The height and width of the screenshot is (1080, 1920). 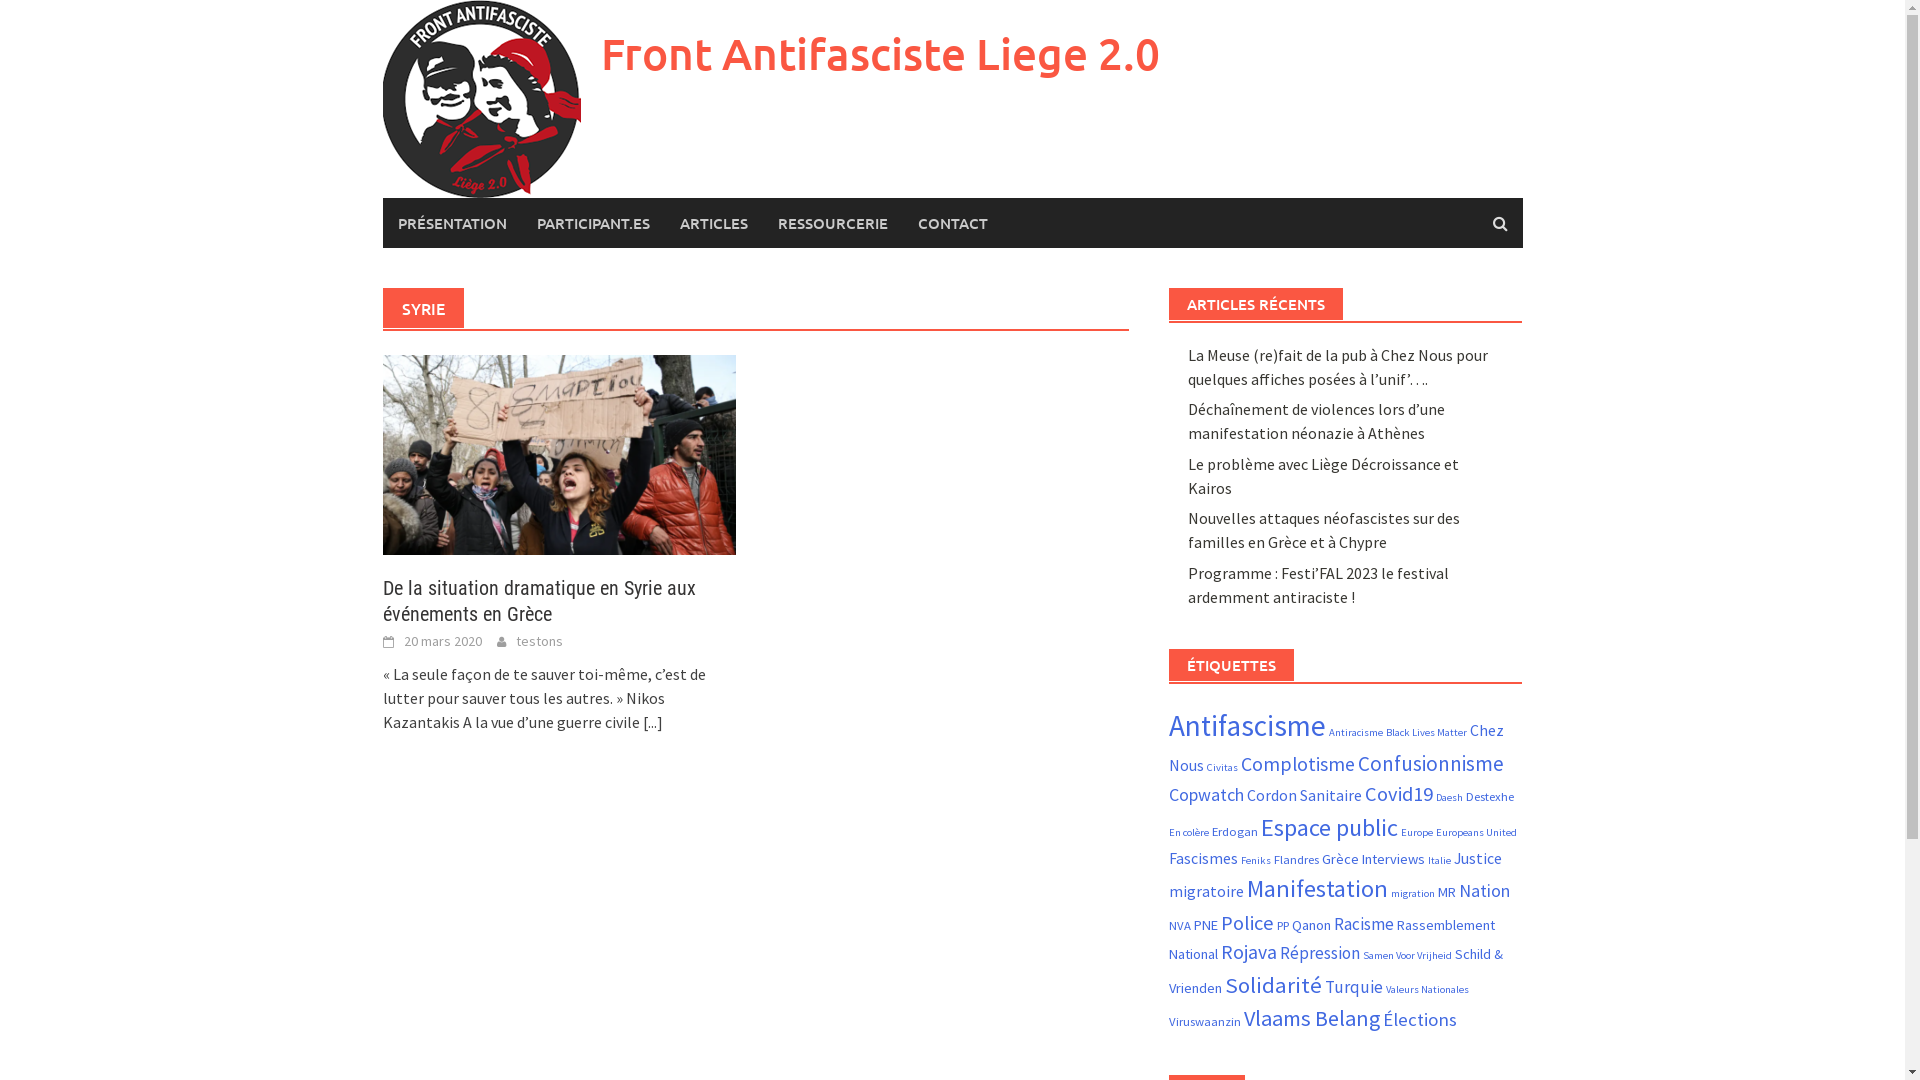 What do you see at coordinates (441, 640) in the screenshot?
I see `'20 mars 2020'` at bounding box center [441, 640].